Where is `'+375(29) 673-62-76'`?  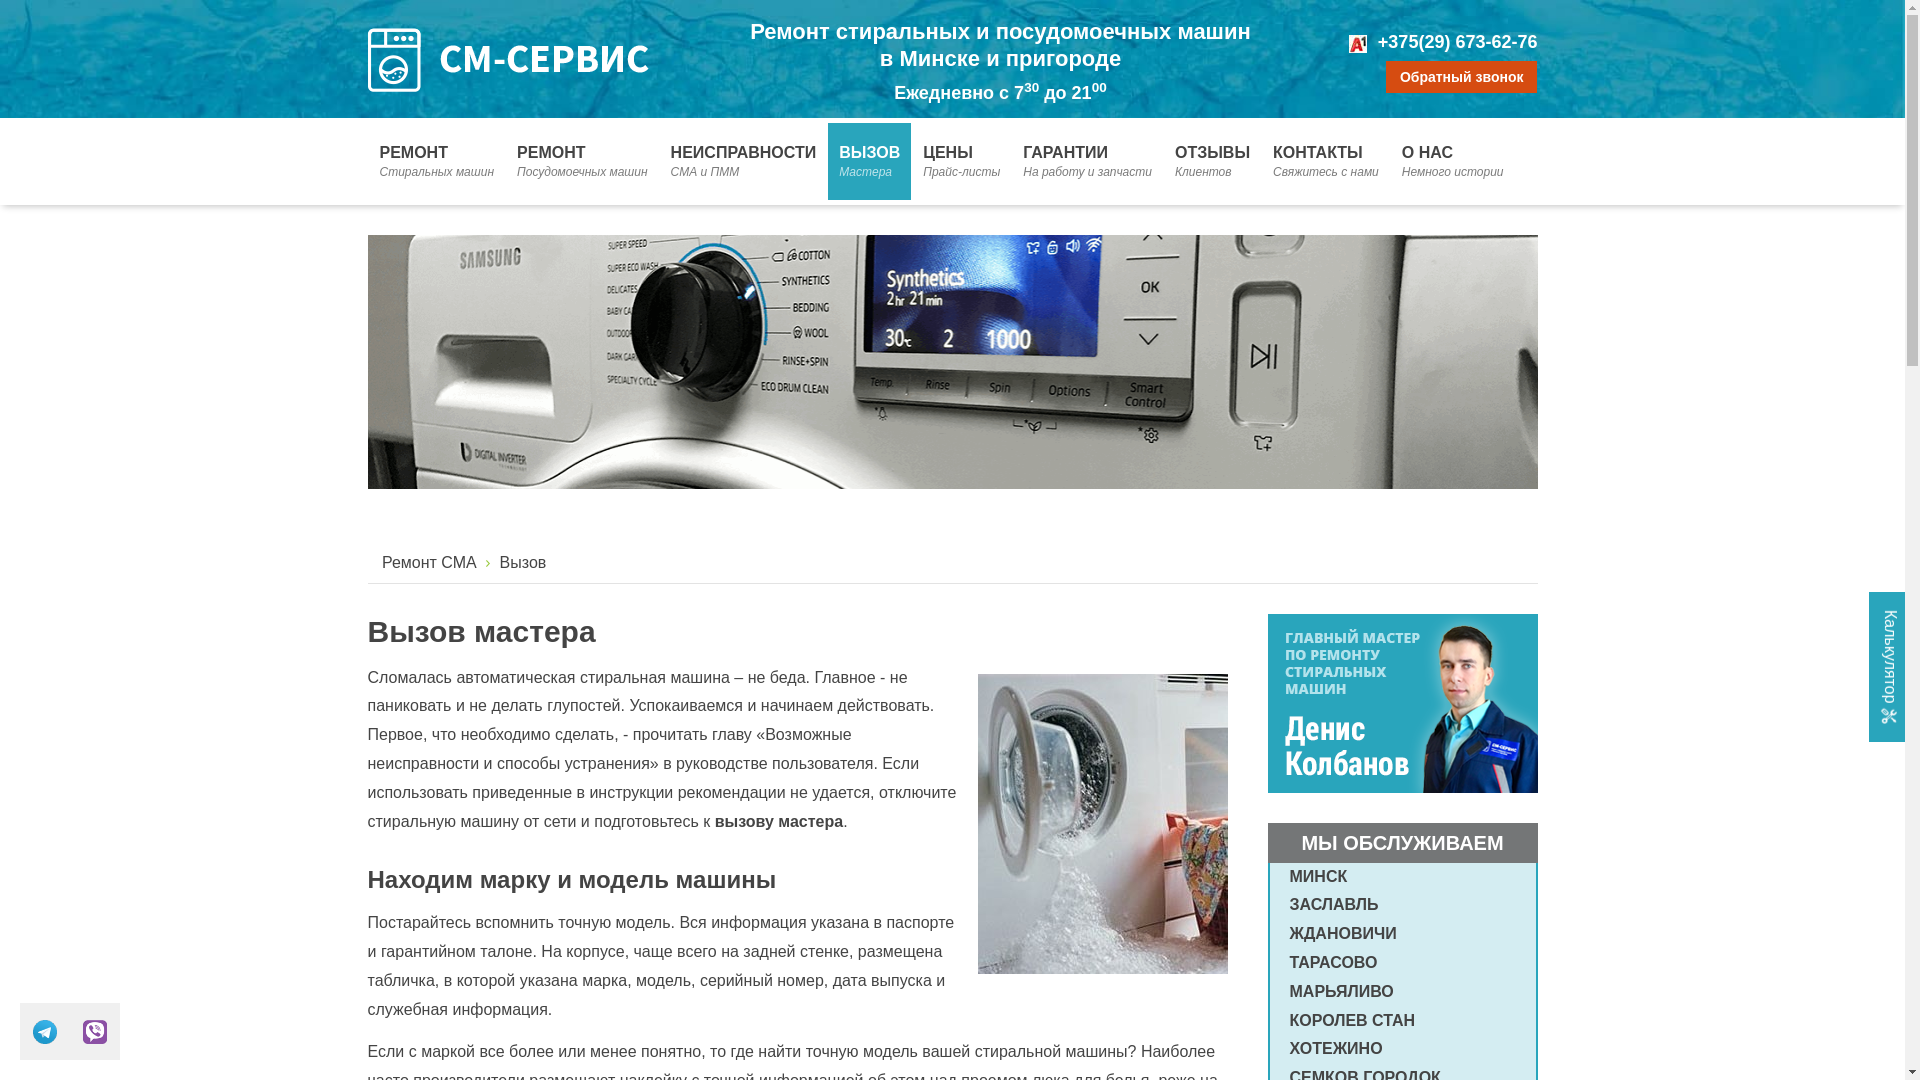
'+375(29) 673-62-76' is located at coordinates (1458, 42).